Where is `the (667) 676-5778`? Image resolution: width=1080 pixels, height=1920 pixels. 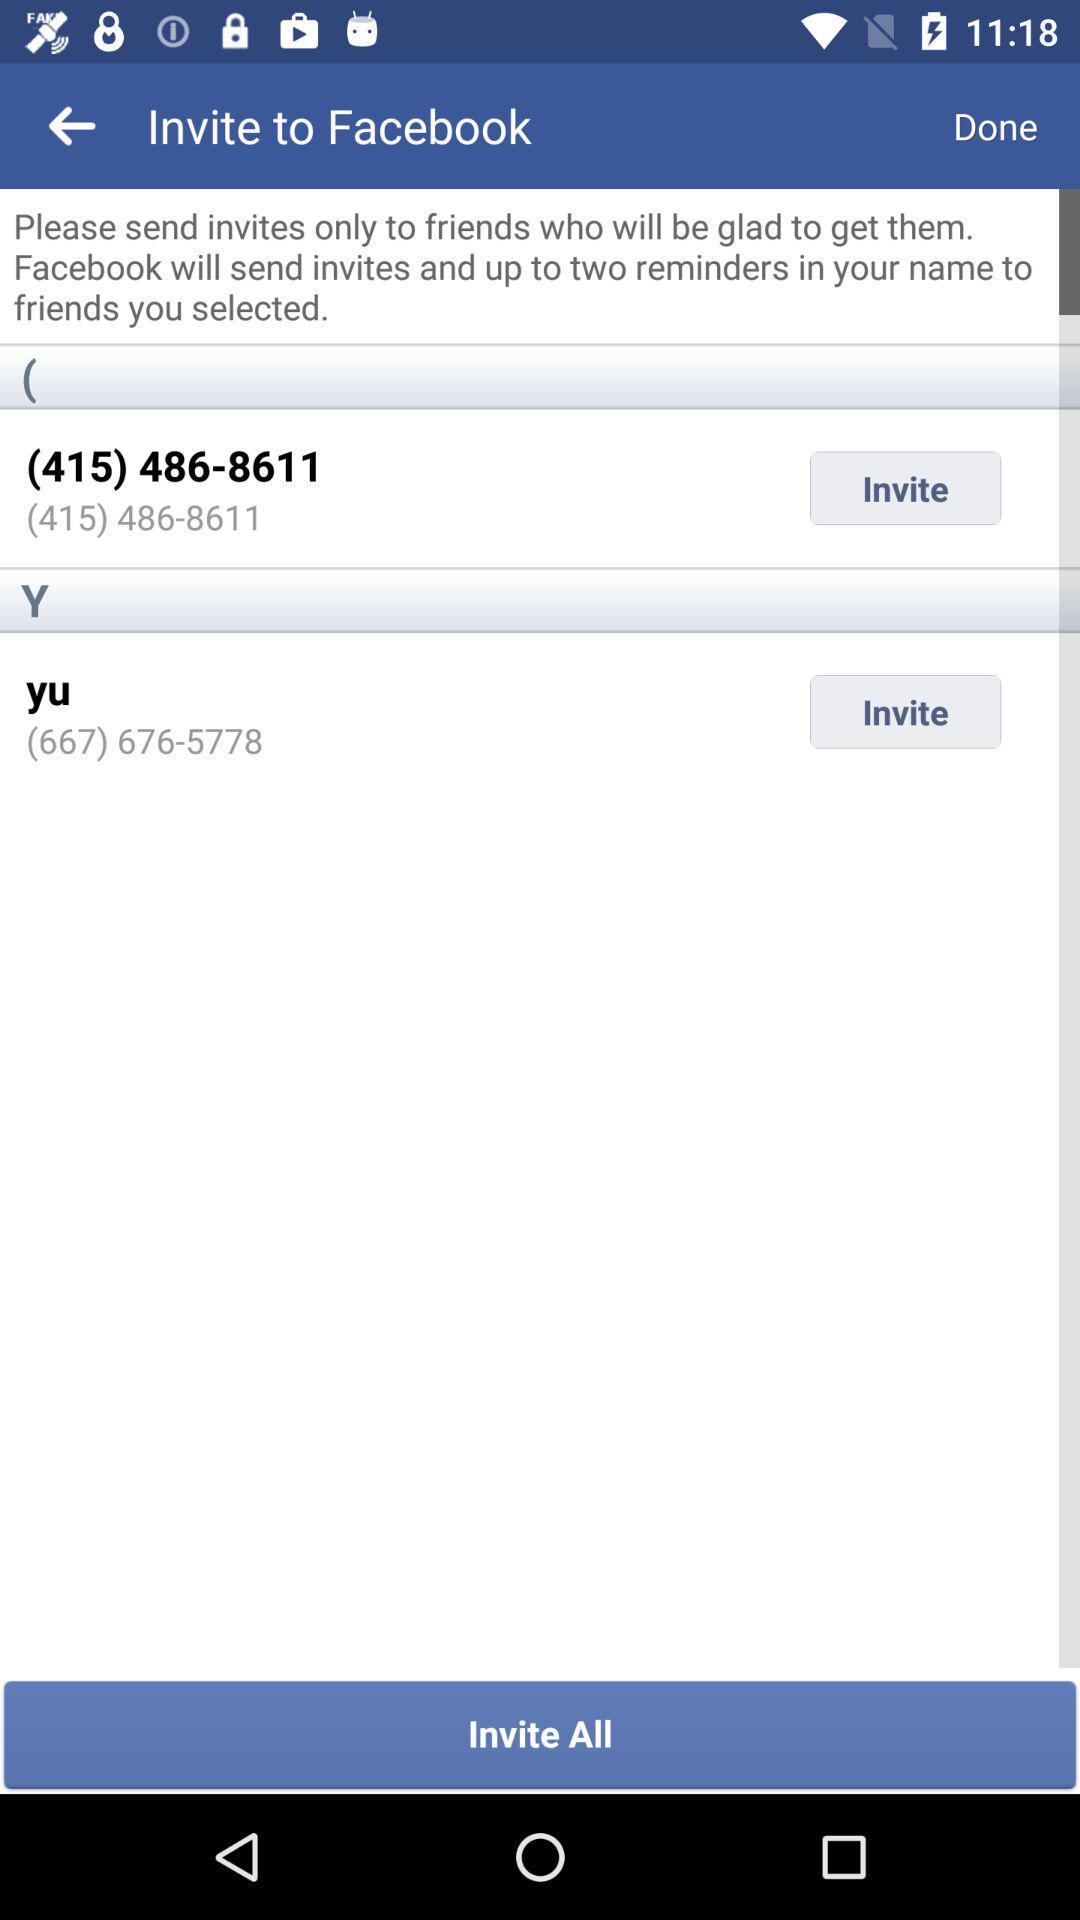
the (667) 676-5778 is located at coordinates (143, 739).